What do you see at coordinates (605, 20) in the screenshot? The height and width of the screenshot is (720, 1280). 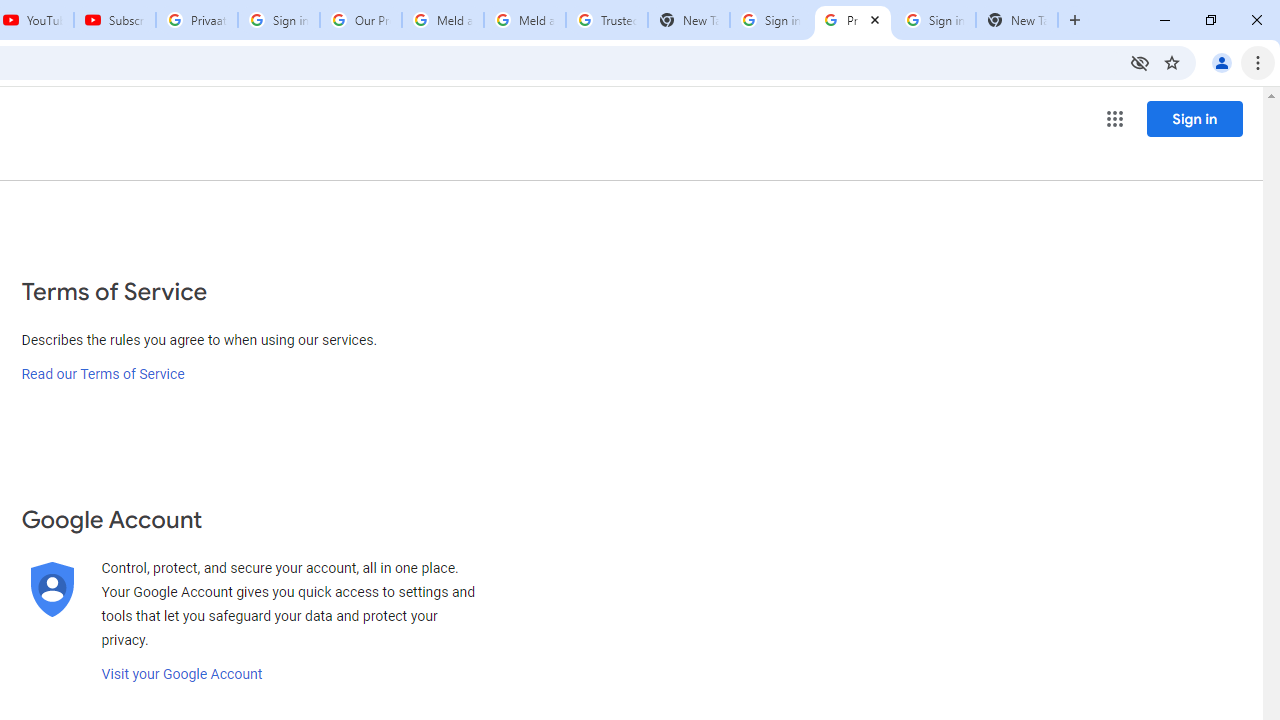 I see `'Trusted Information and Content - Google Safety Center'` at bounding box center [605, 20].